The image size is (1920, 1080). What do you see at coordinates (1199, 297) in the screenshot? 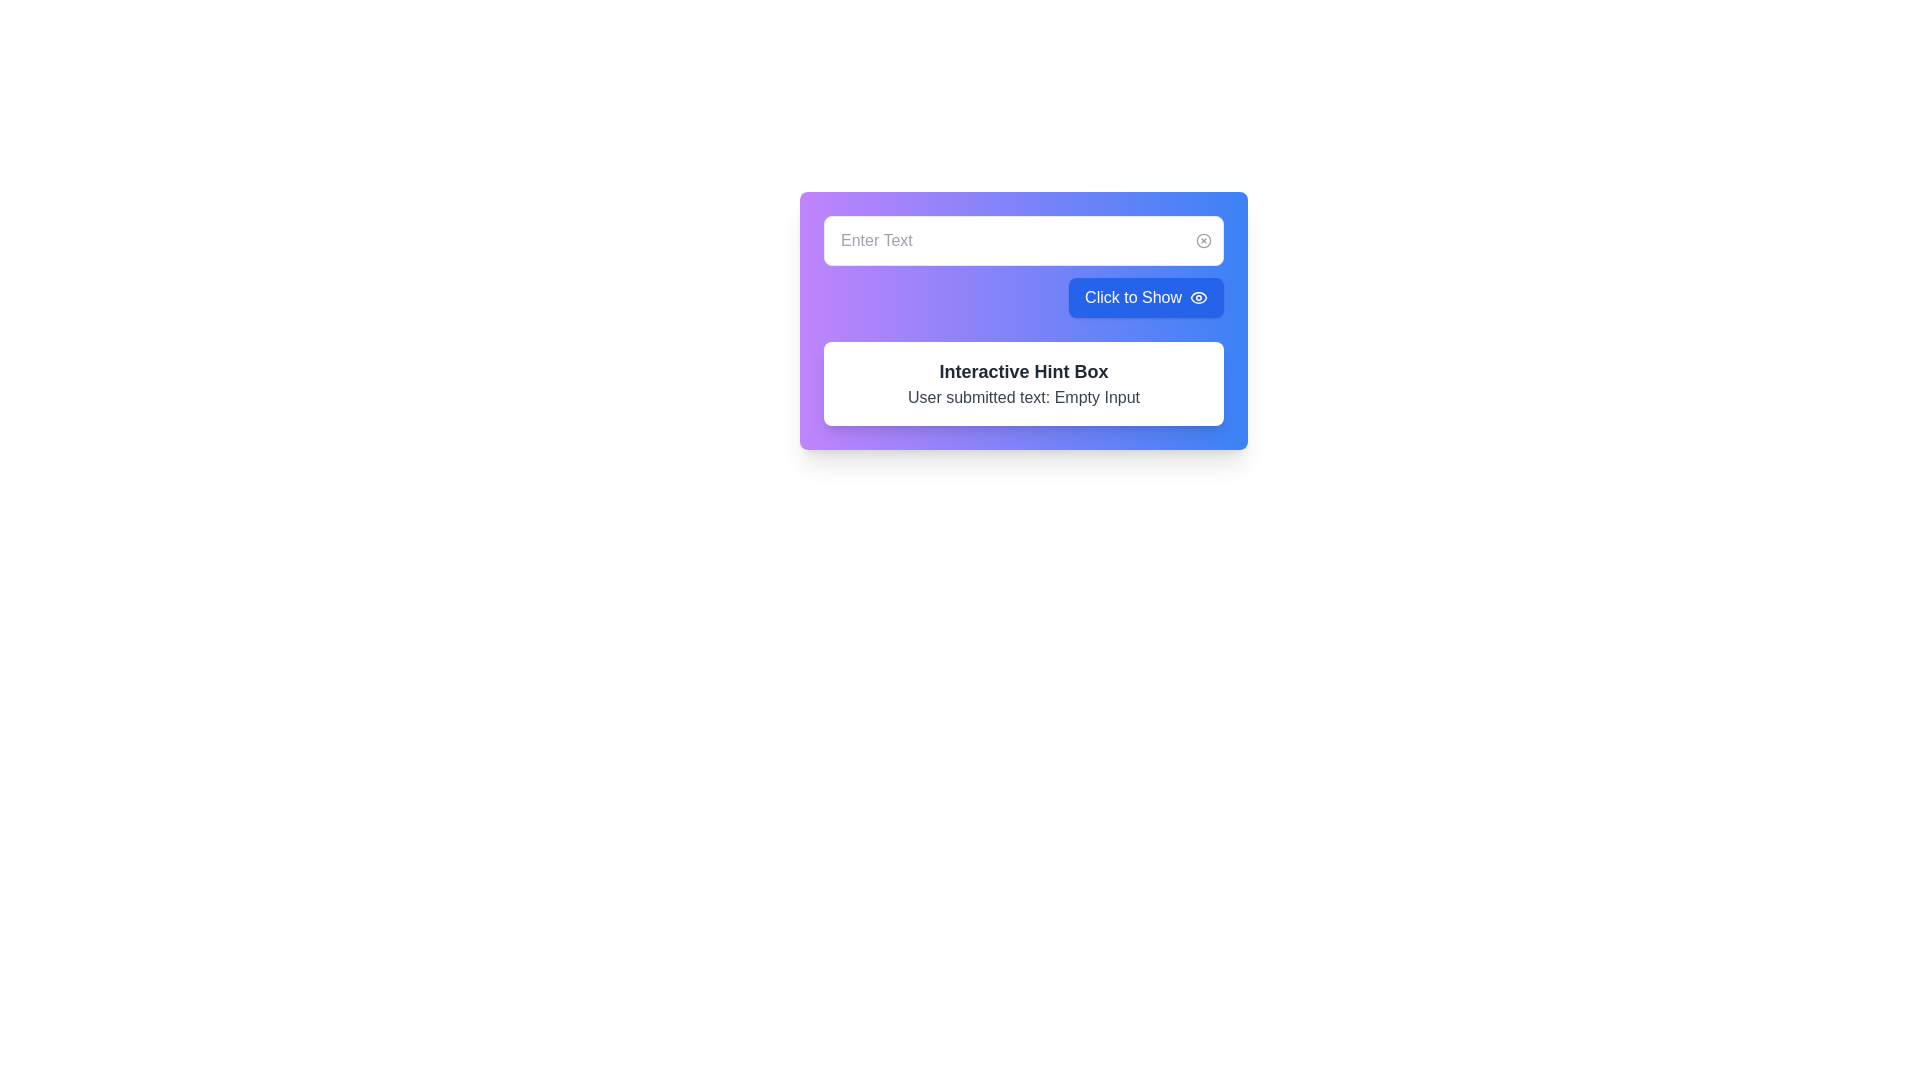
I see `the outer outline of the eye icon within the 'Click` at bounding box center [1199, 297].